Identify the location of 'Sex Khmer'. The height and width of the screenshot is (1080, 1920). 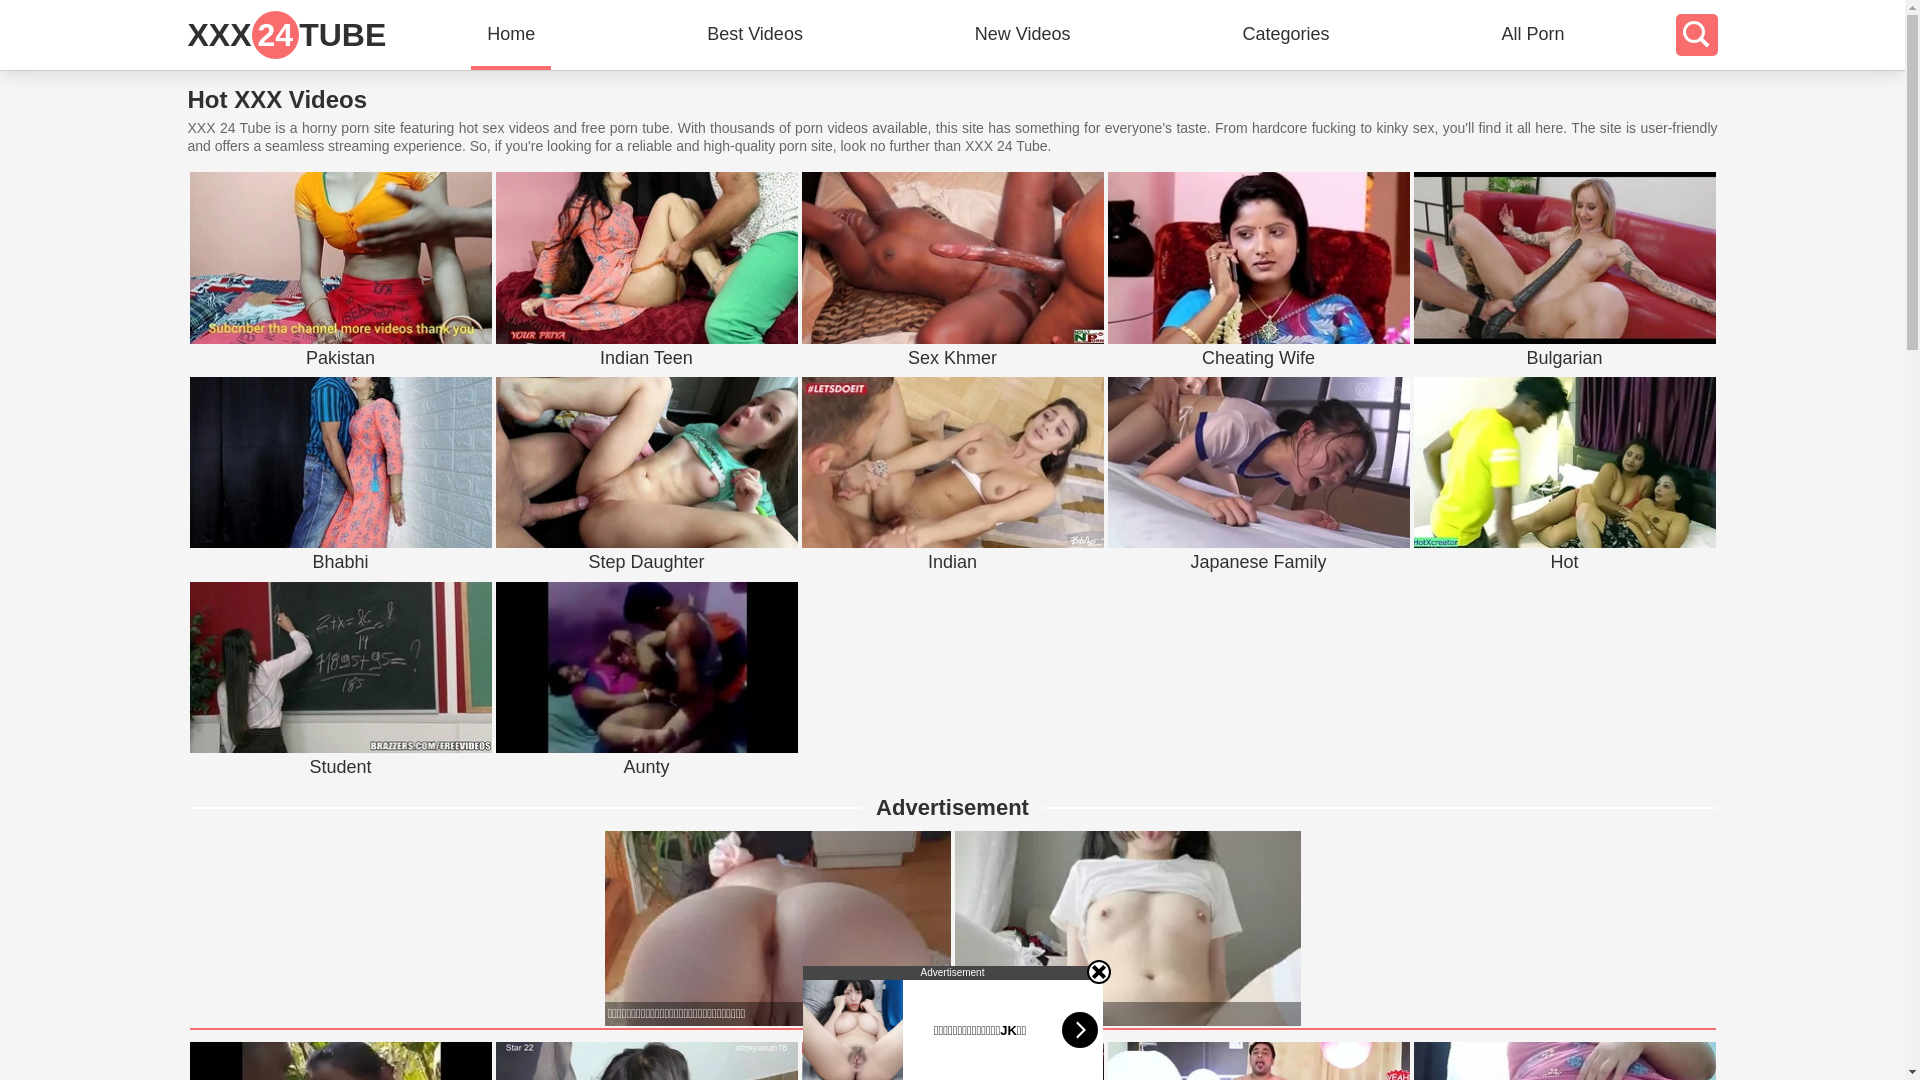
(952, 256).